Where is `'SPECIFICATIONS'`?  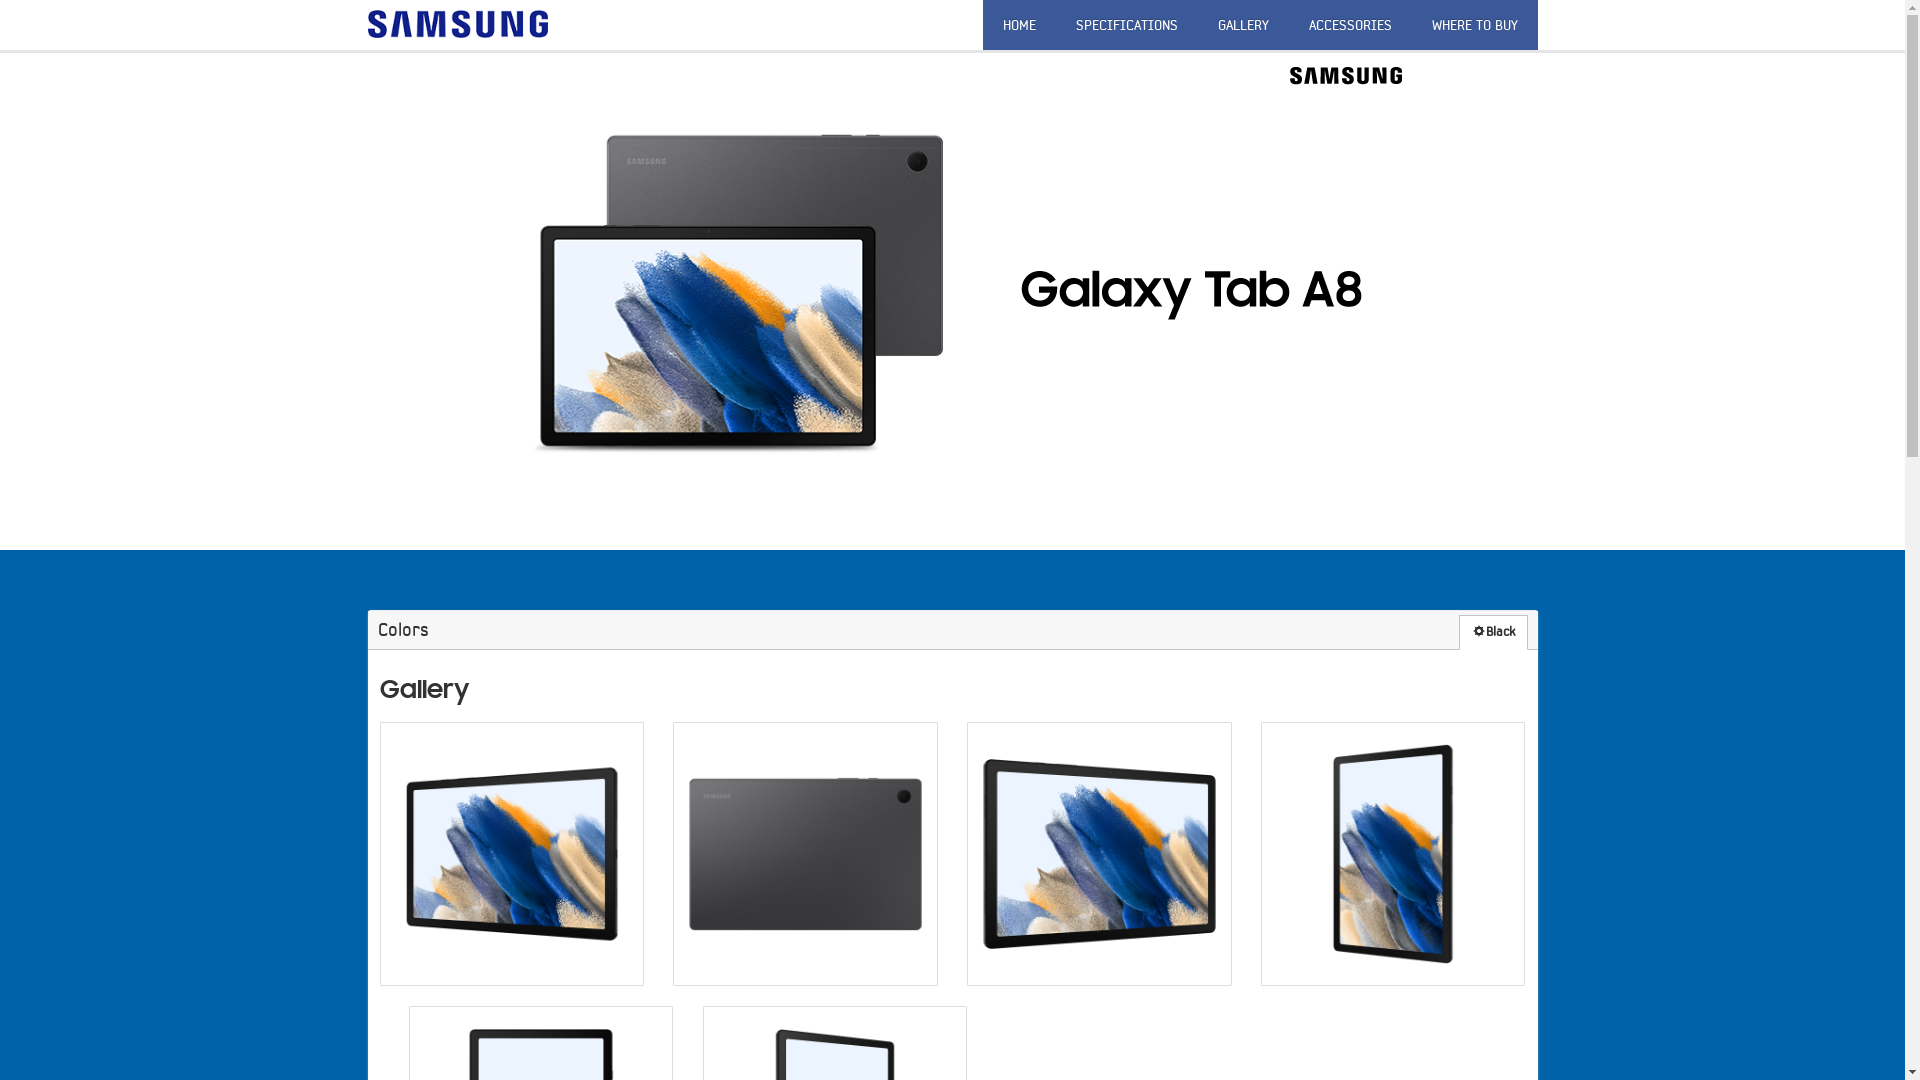 'SPECIFICATIONS' is located at coordinates (1127, 24).